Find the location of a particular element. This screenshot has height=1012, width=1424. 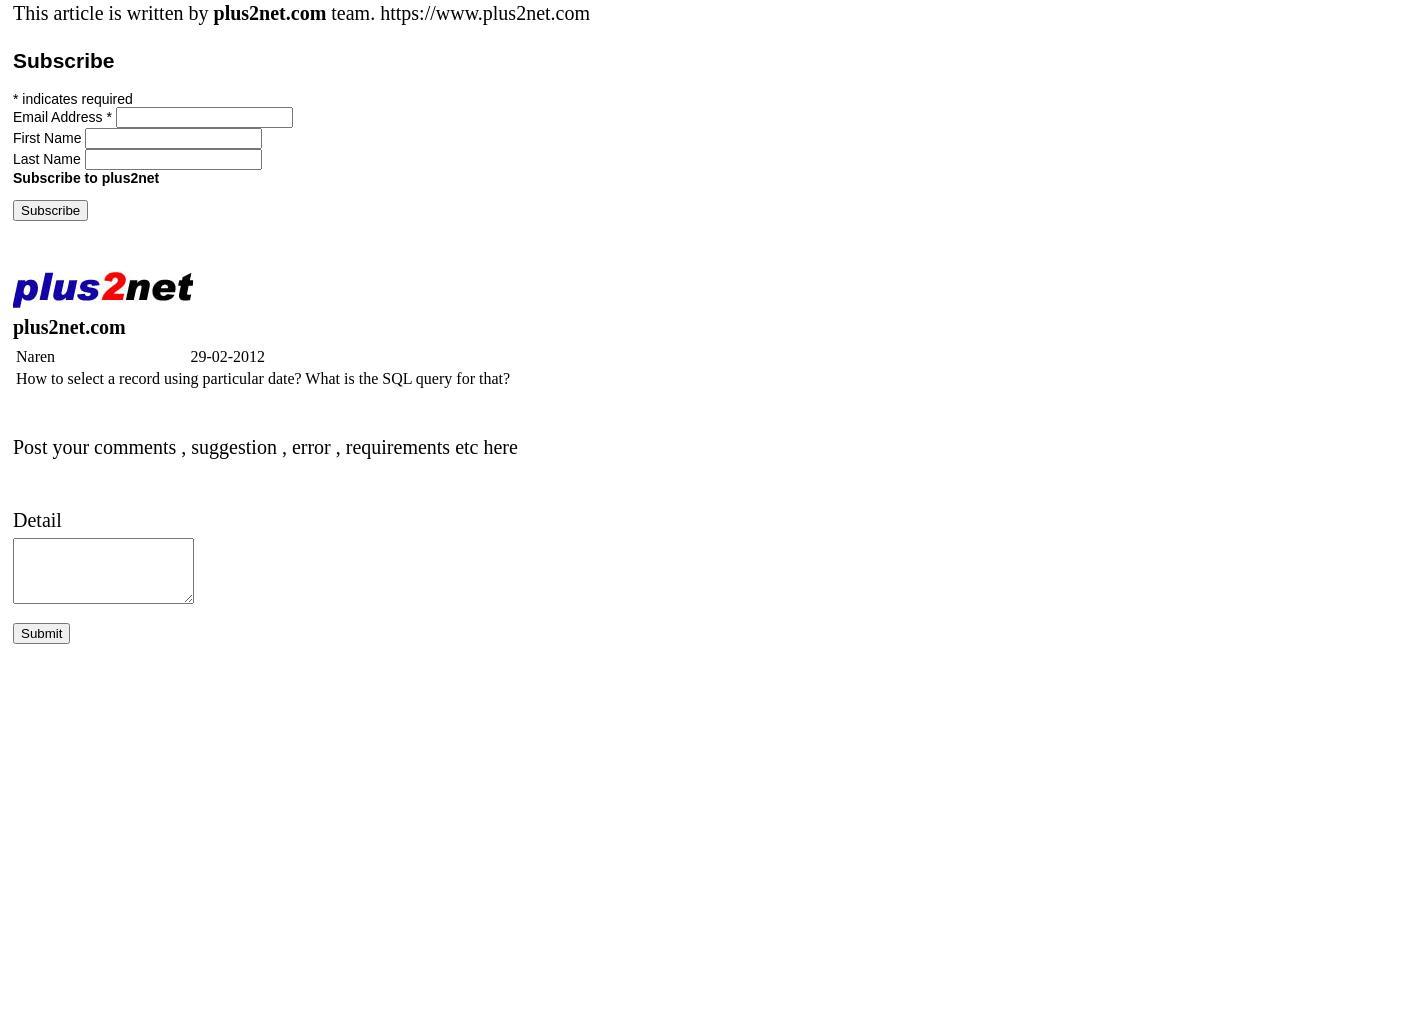

'Naren' is located at coordinates (35, 354).